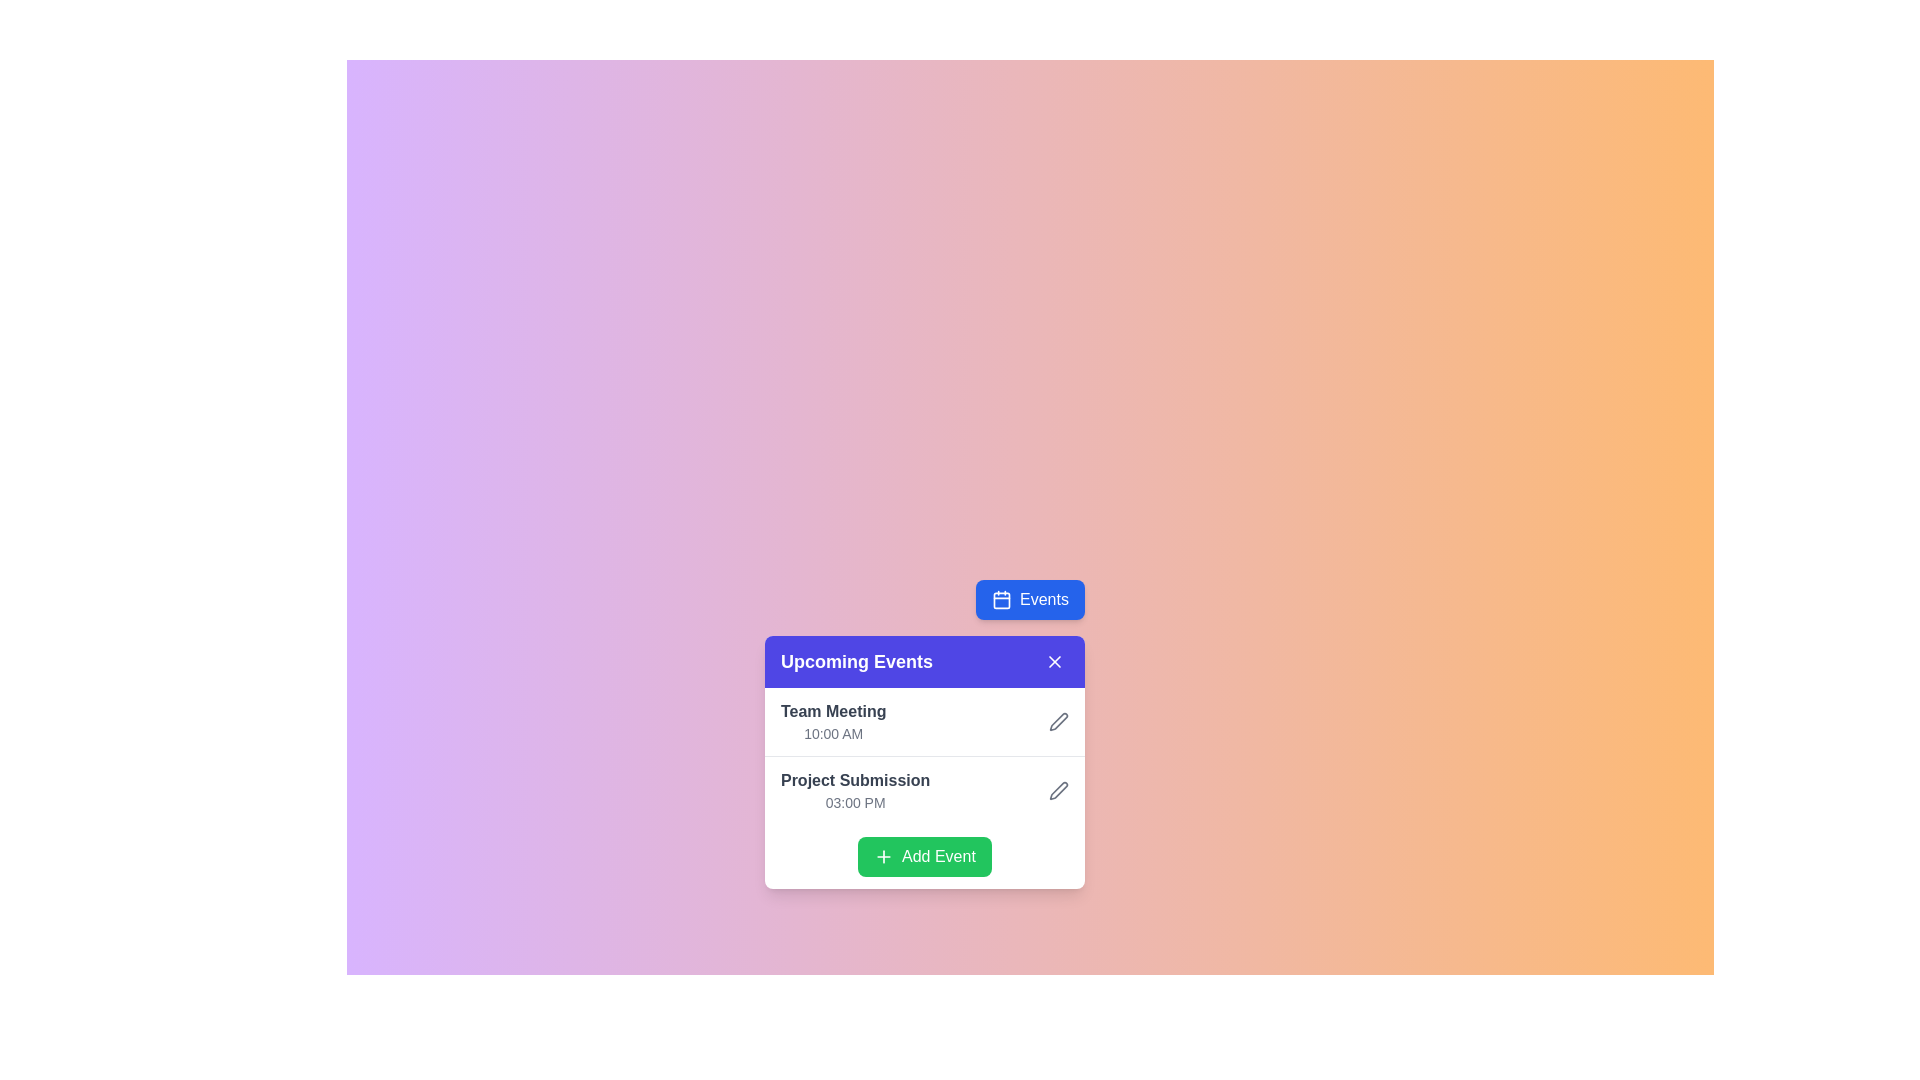 Image resolution: width=1920 pixels, height=1080 pixels. Describe the element at coordinates (1057, 789) in the screenshot. I see `the edit pen icon located to the right of 'Project Submission' and above '03:00 PM' in the 'Upcoming Events' list` at that location.